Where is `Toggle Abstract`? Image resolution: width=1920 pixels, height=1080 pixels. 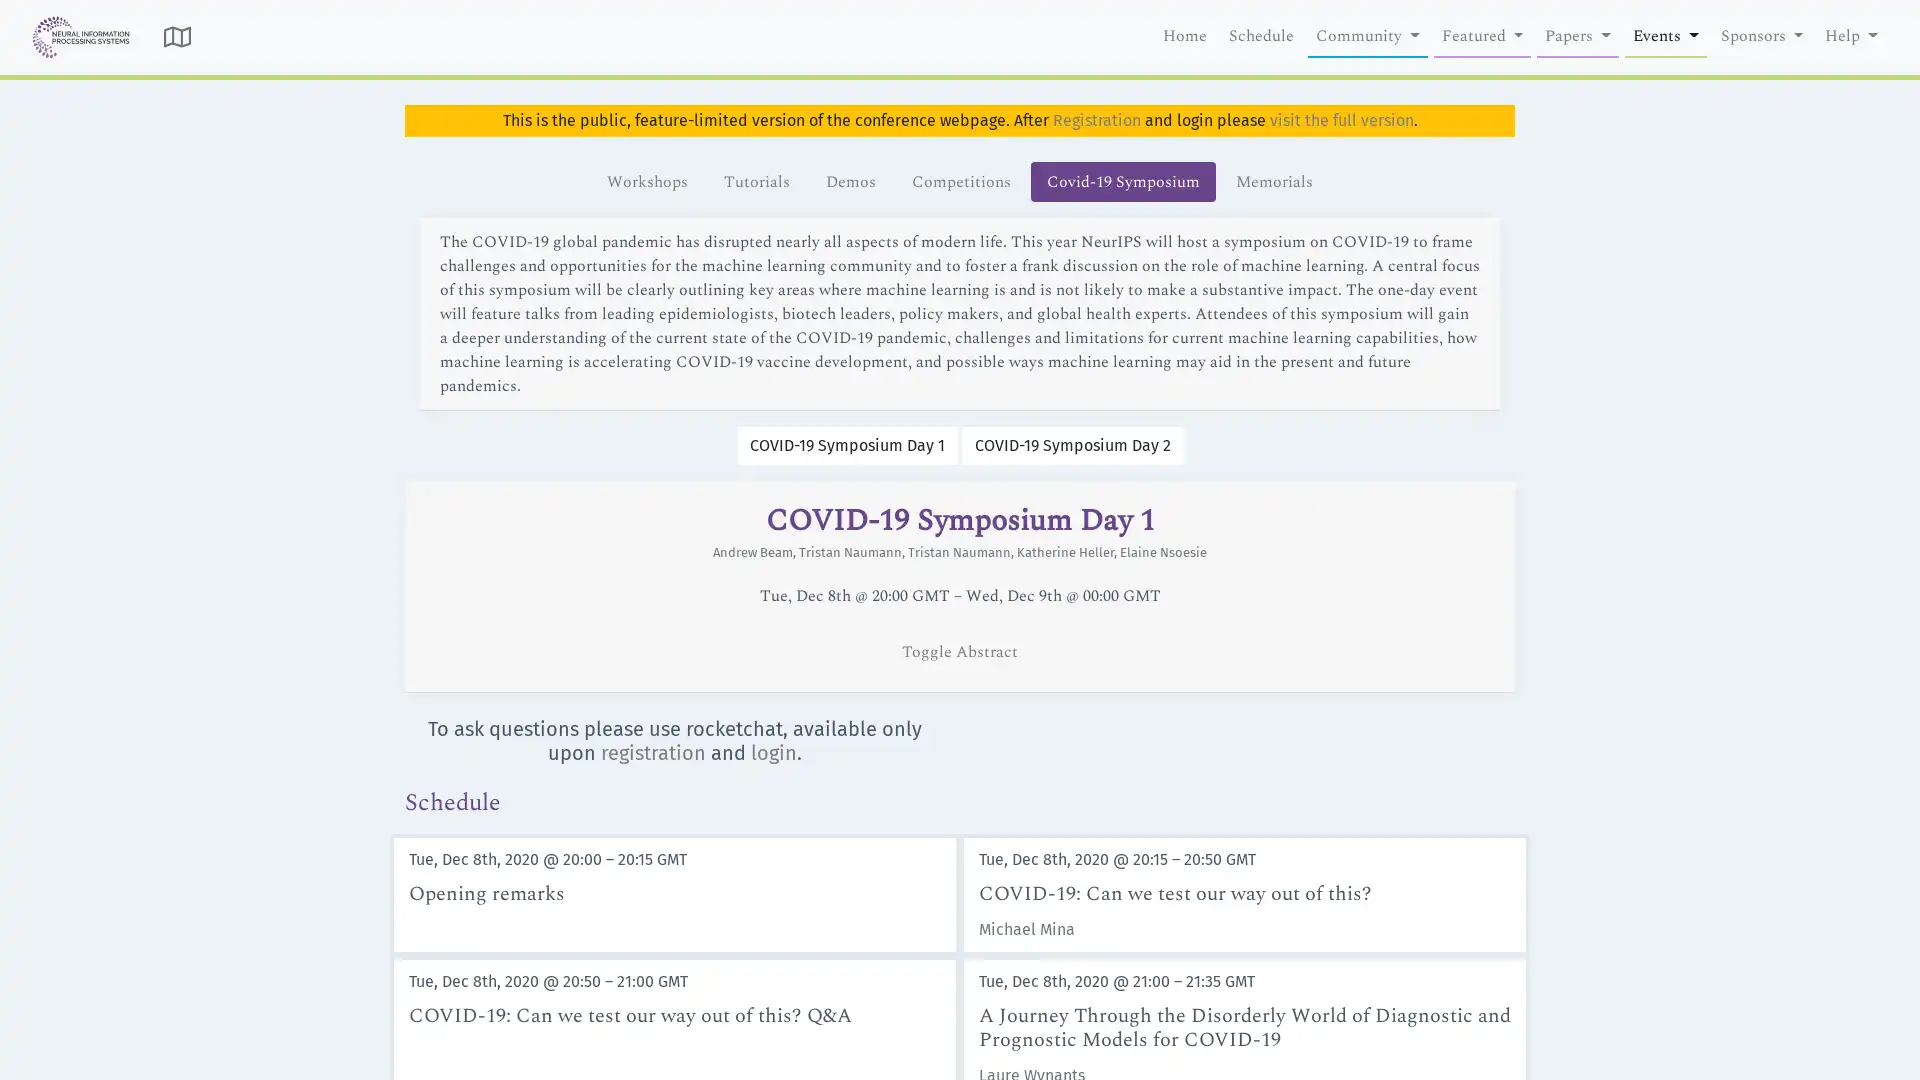 Toggle Abstract is located at coordinates (960, 651).